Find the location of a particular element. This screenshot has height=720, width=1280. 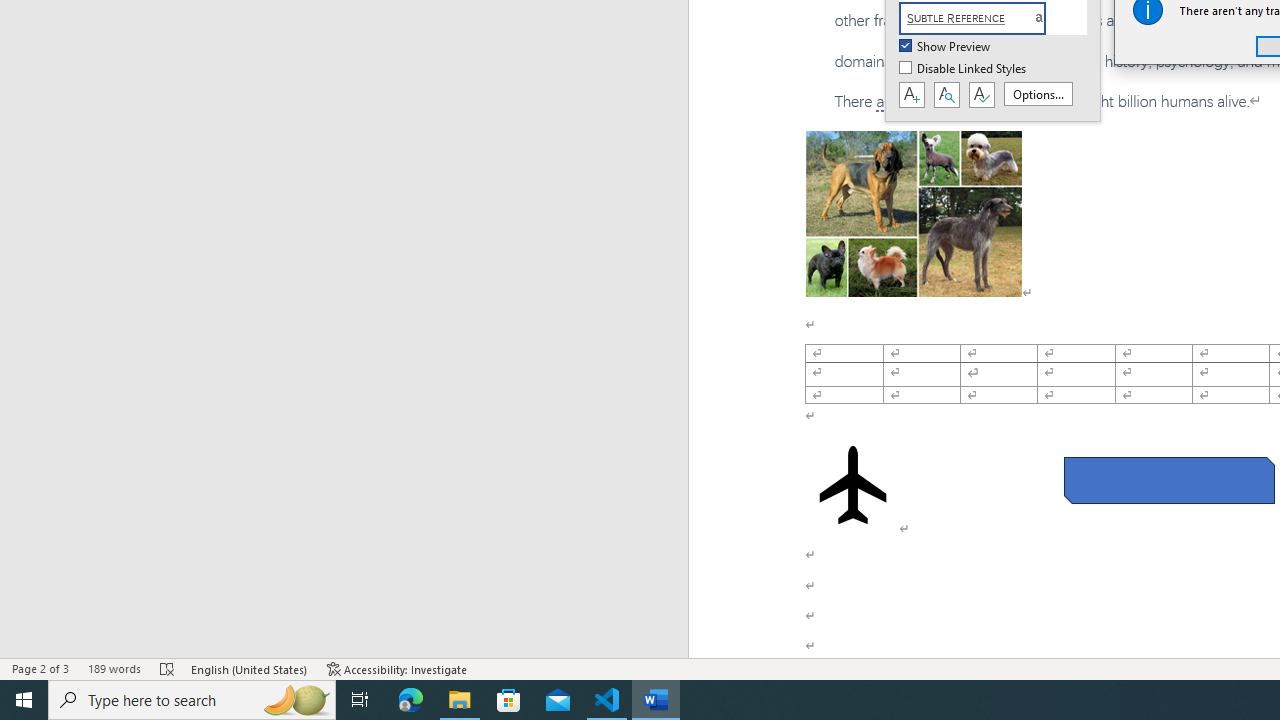

'Type here to search' is located at coordinates (192, 698).